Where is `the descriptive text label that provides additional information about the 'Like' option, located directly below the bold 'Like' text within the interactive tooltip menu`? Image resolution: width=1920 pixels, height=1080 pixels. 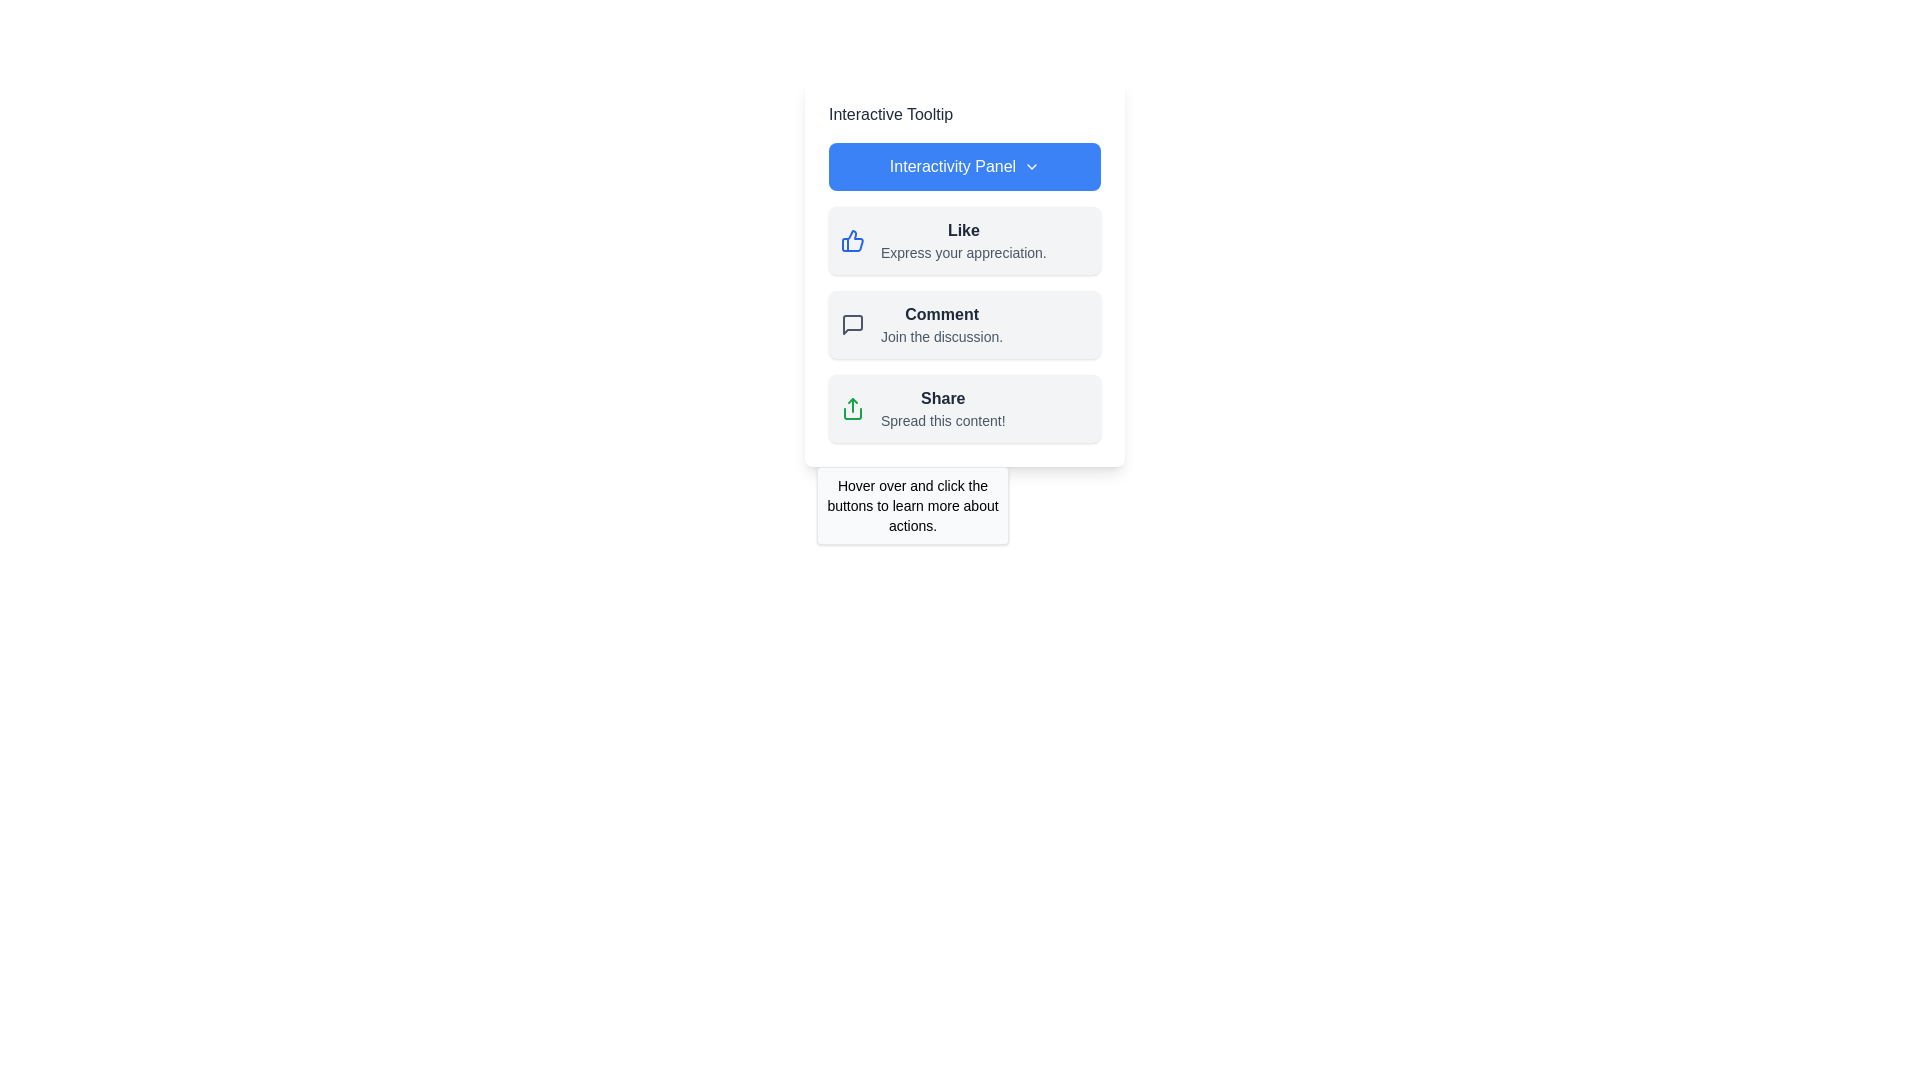 the descriptive text label that provides additional information about the 'Like' option, located directly below the bold 'Like' text within the interactive tooltip menu is located at coordinates (963, 252).